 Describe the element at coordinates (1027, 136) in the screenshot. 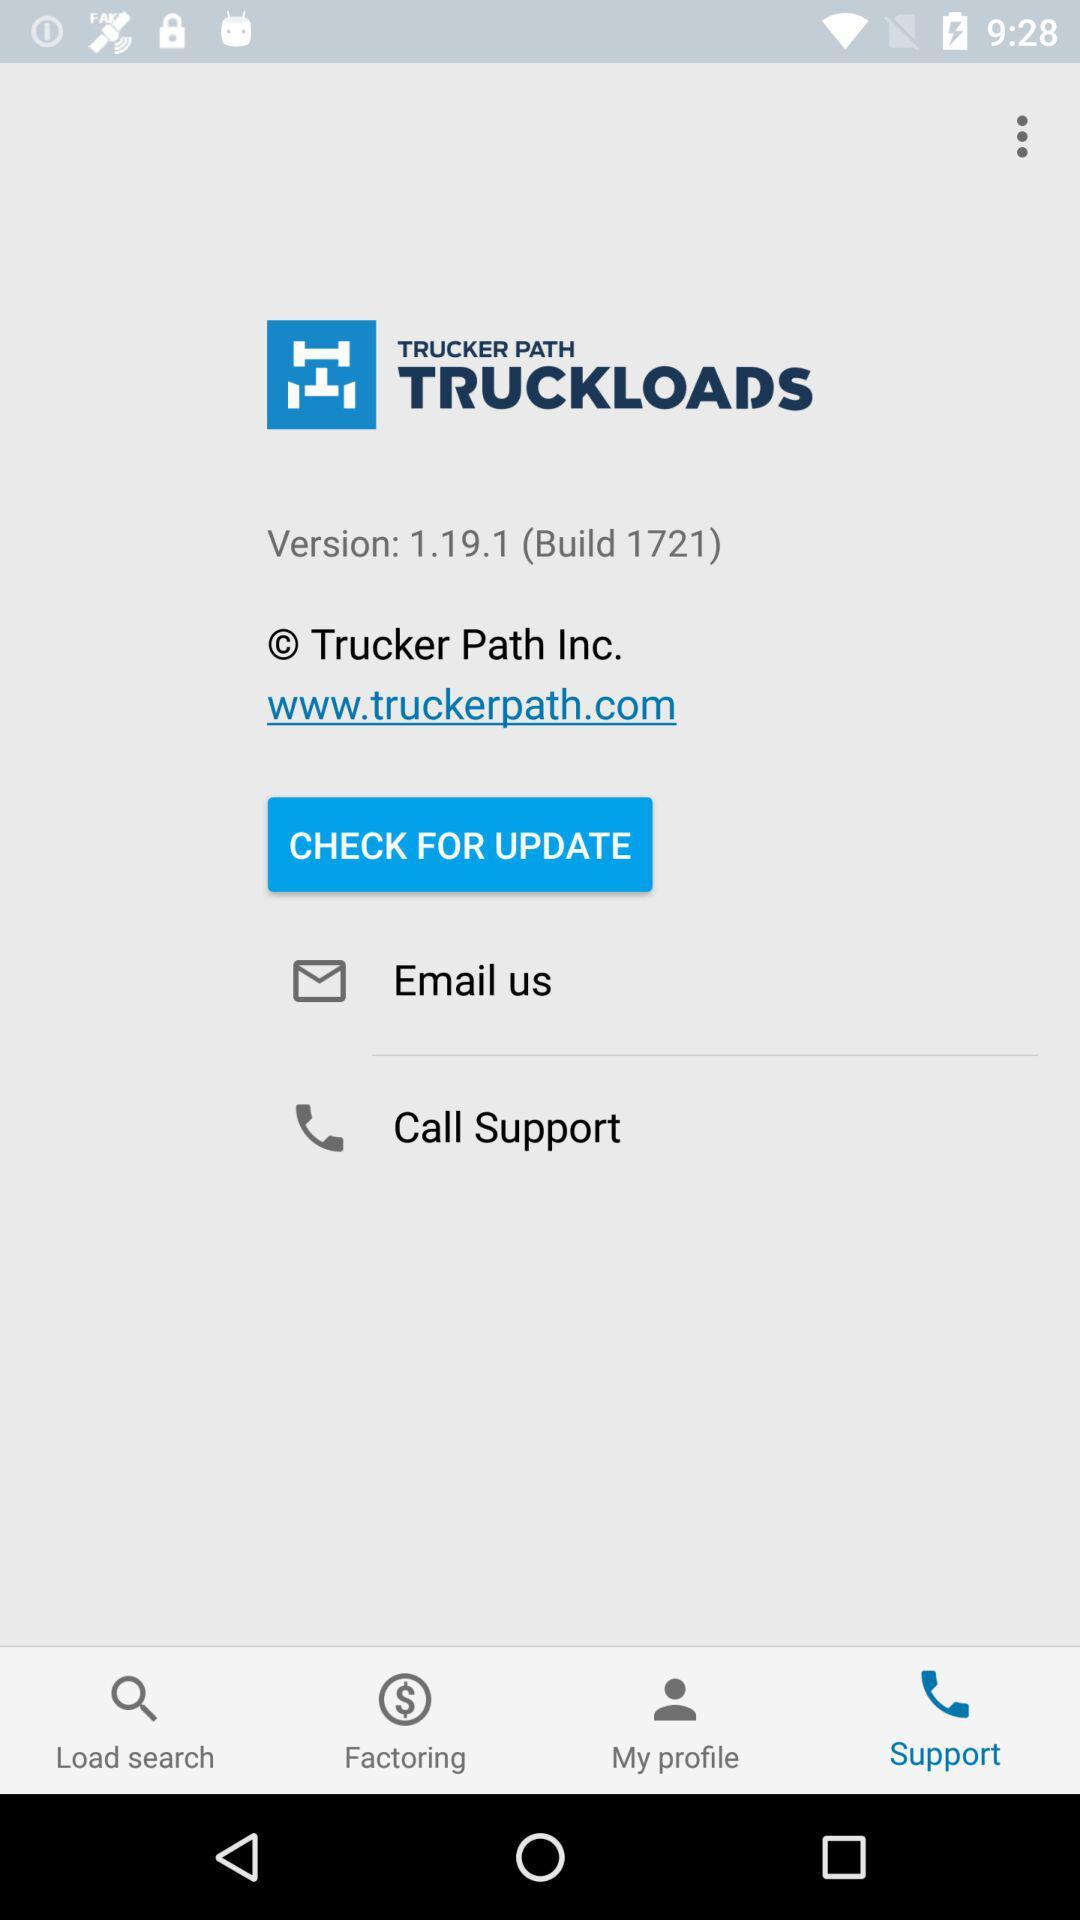

I see `the android menu icon in top` at that location.